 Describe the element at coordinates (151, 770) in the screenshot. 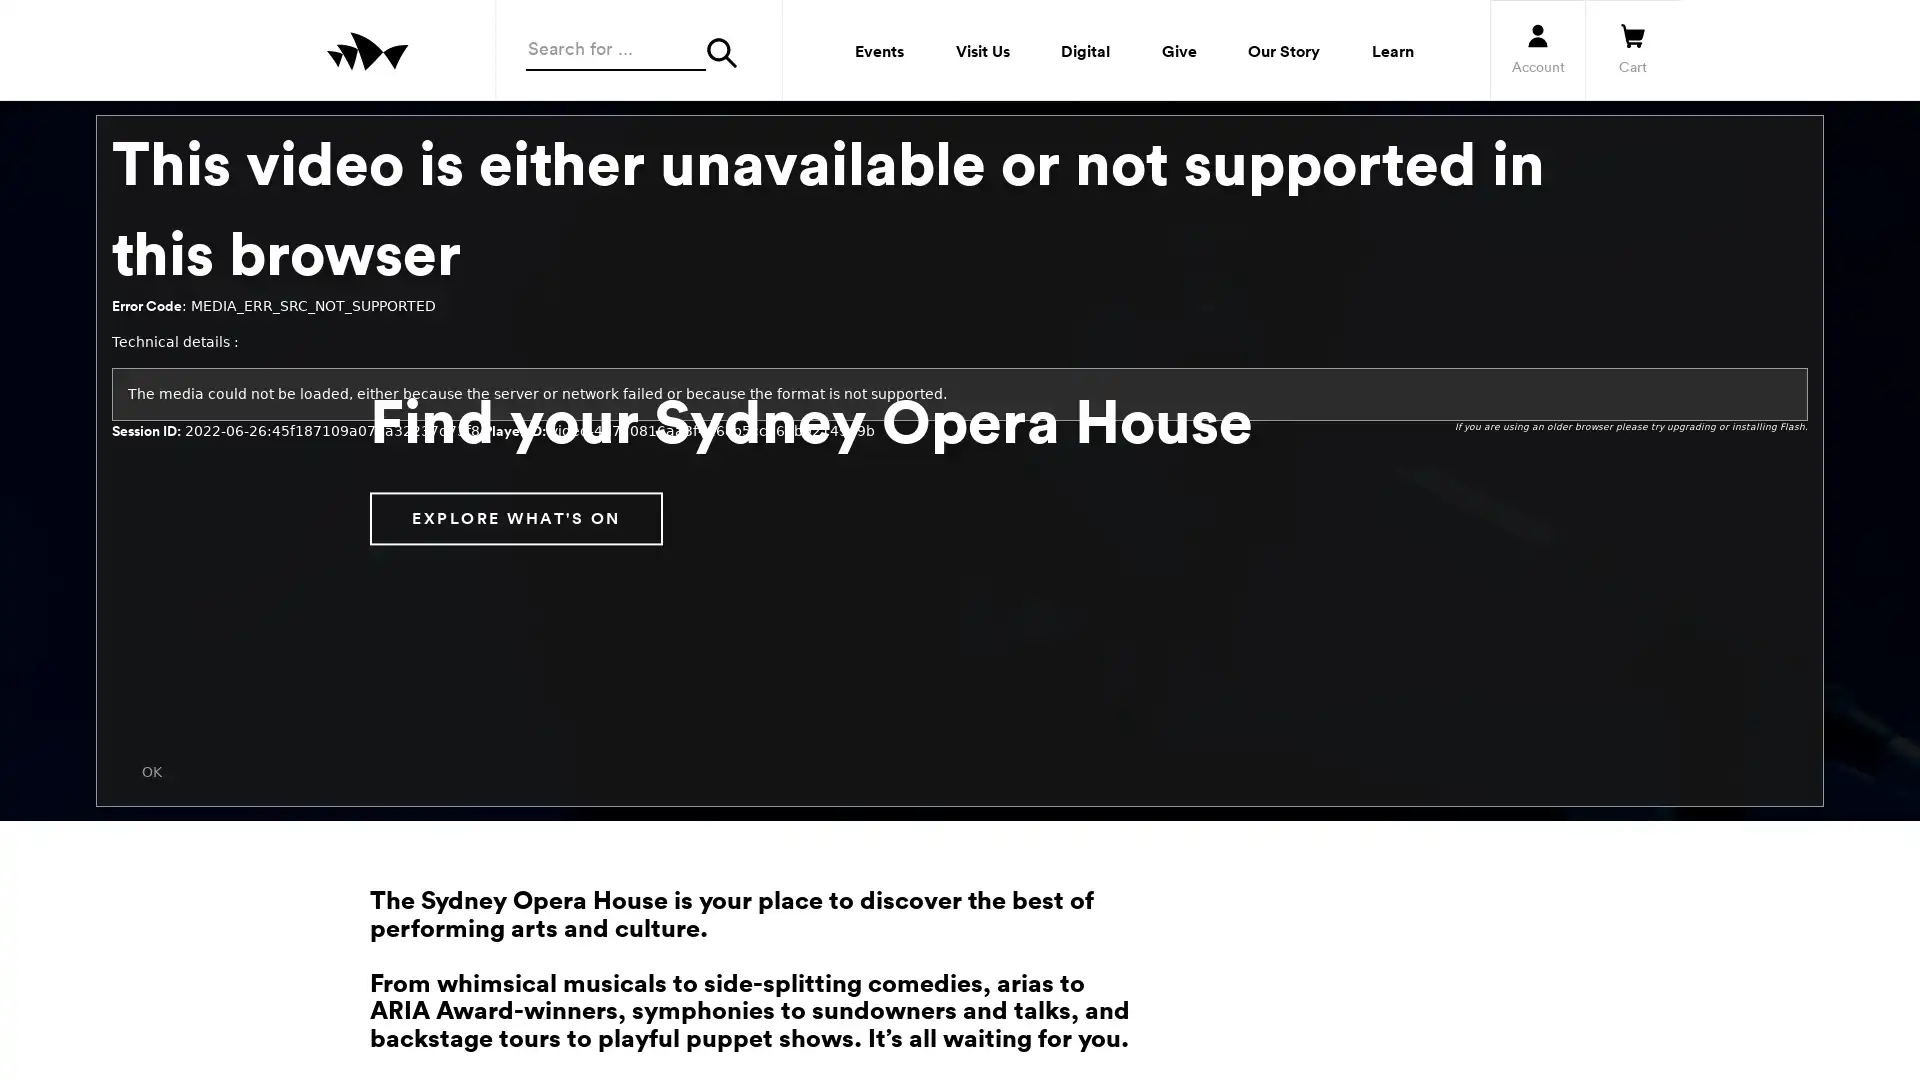

I see `OK` at that location.